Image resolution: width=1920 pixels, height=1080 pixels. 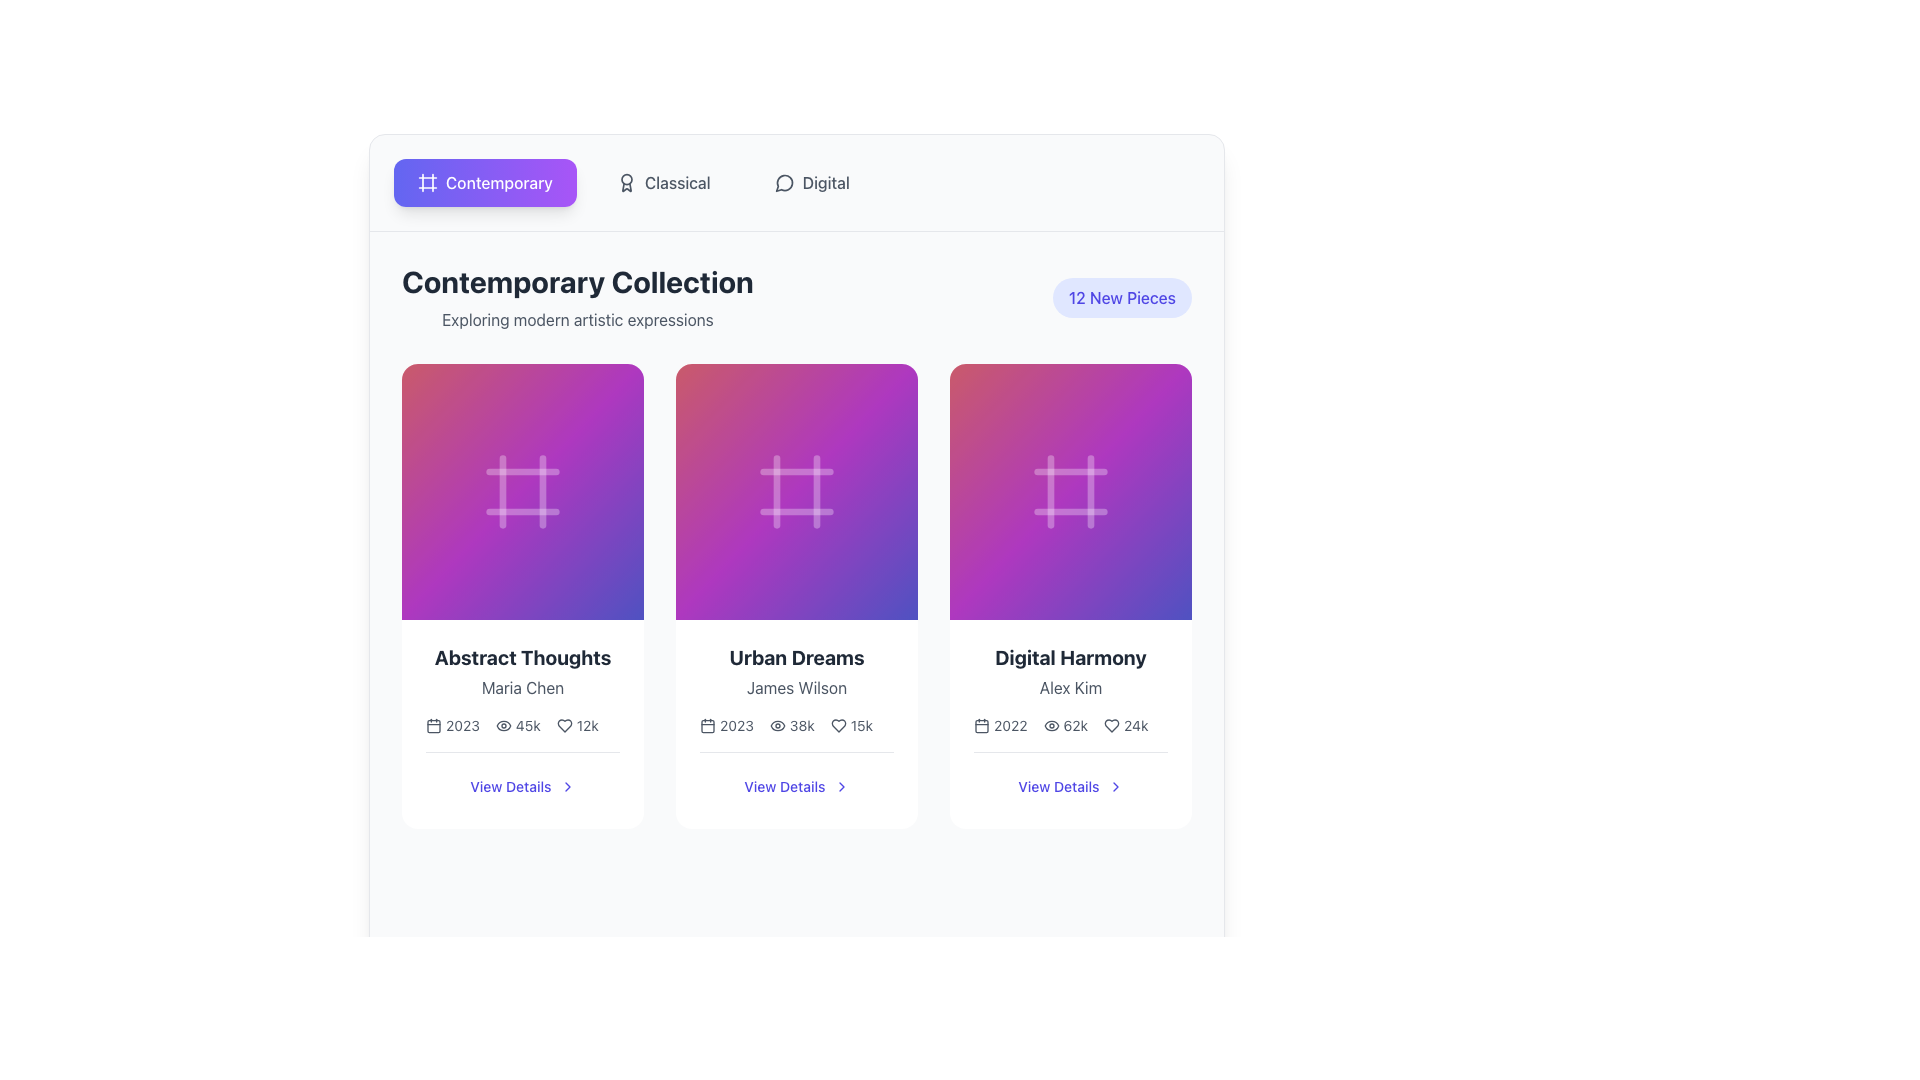 What do you see at coordinates (783, 183) in the screenshot?
I see `the circular message bubble icon located in the top navigation bar, adjacent to the 'Digital' text` at bounding box center [783, 183].